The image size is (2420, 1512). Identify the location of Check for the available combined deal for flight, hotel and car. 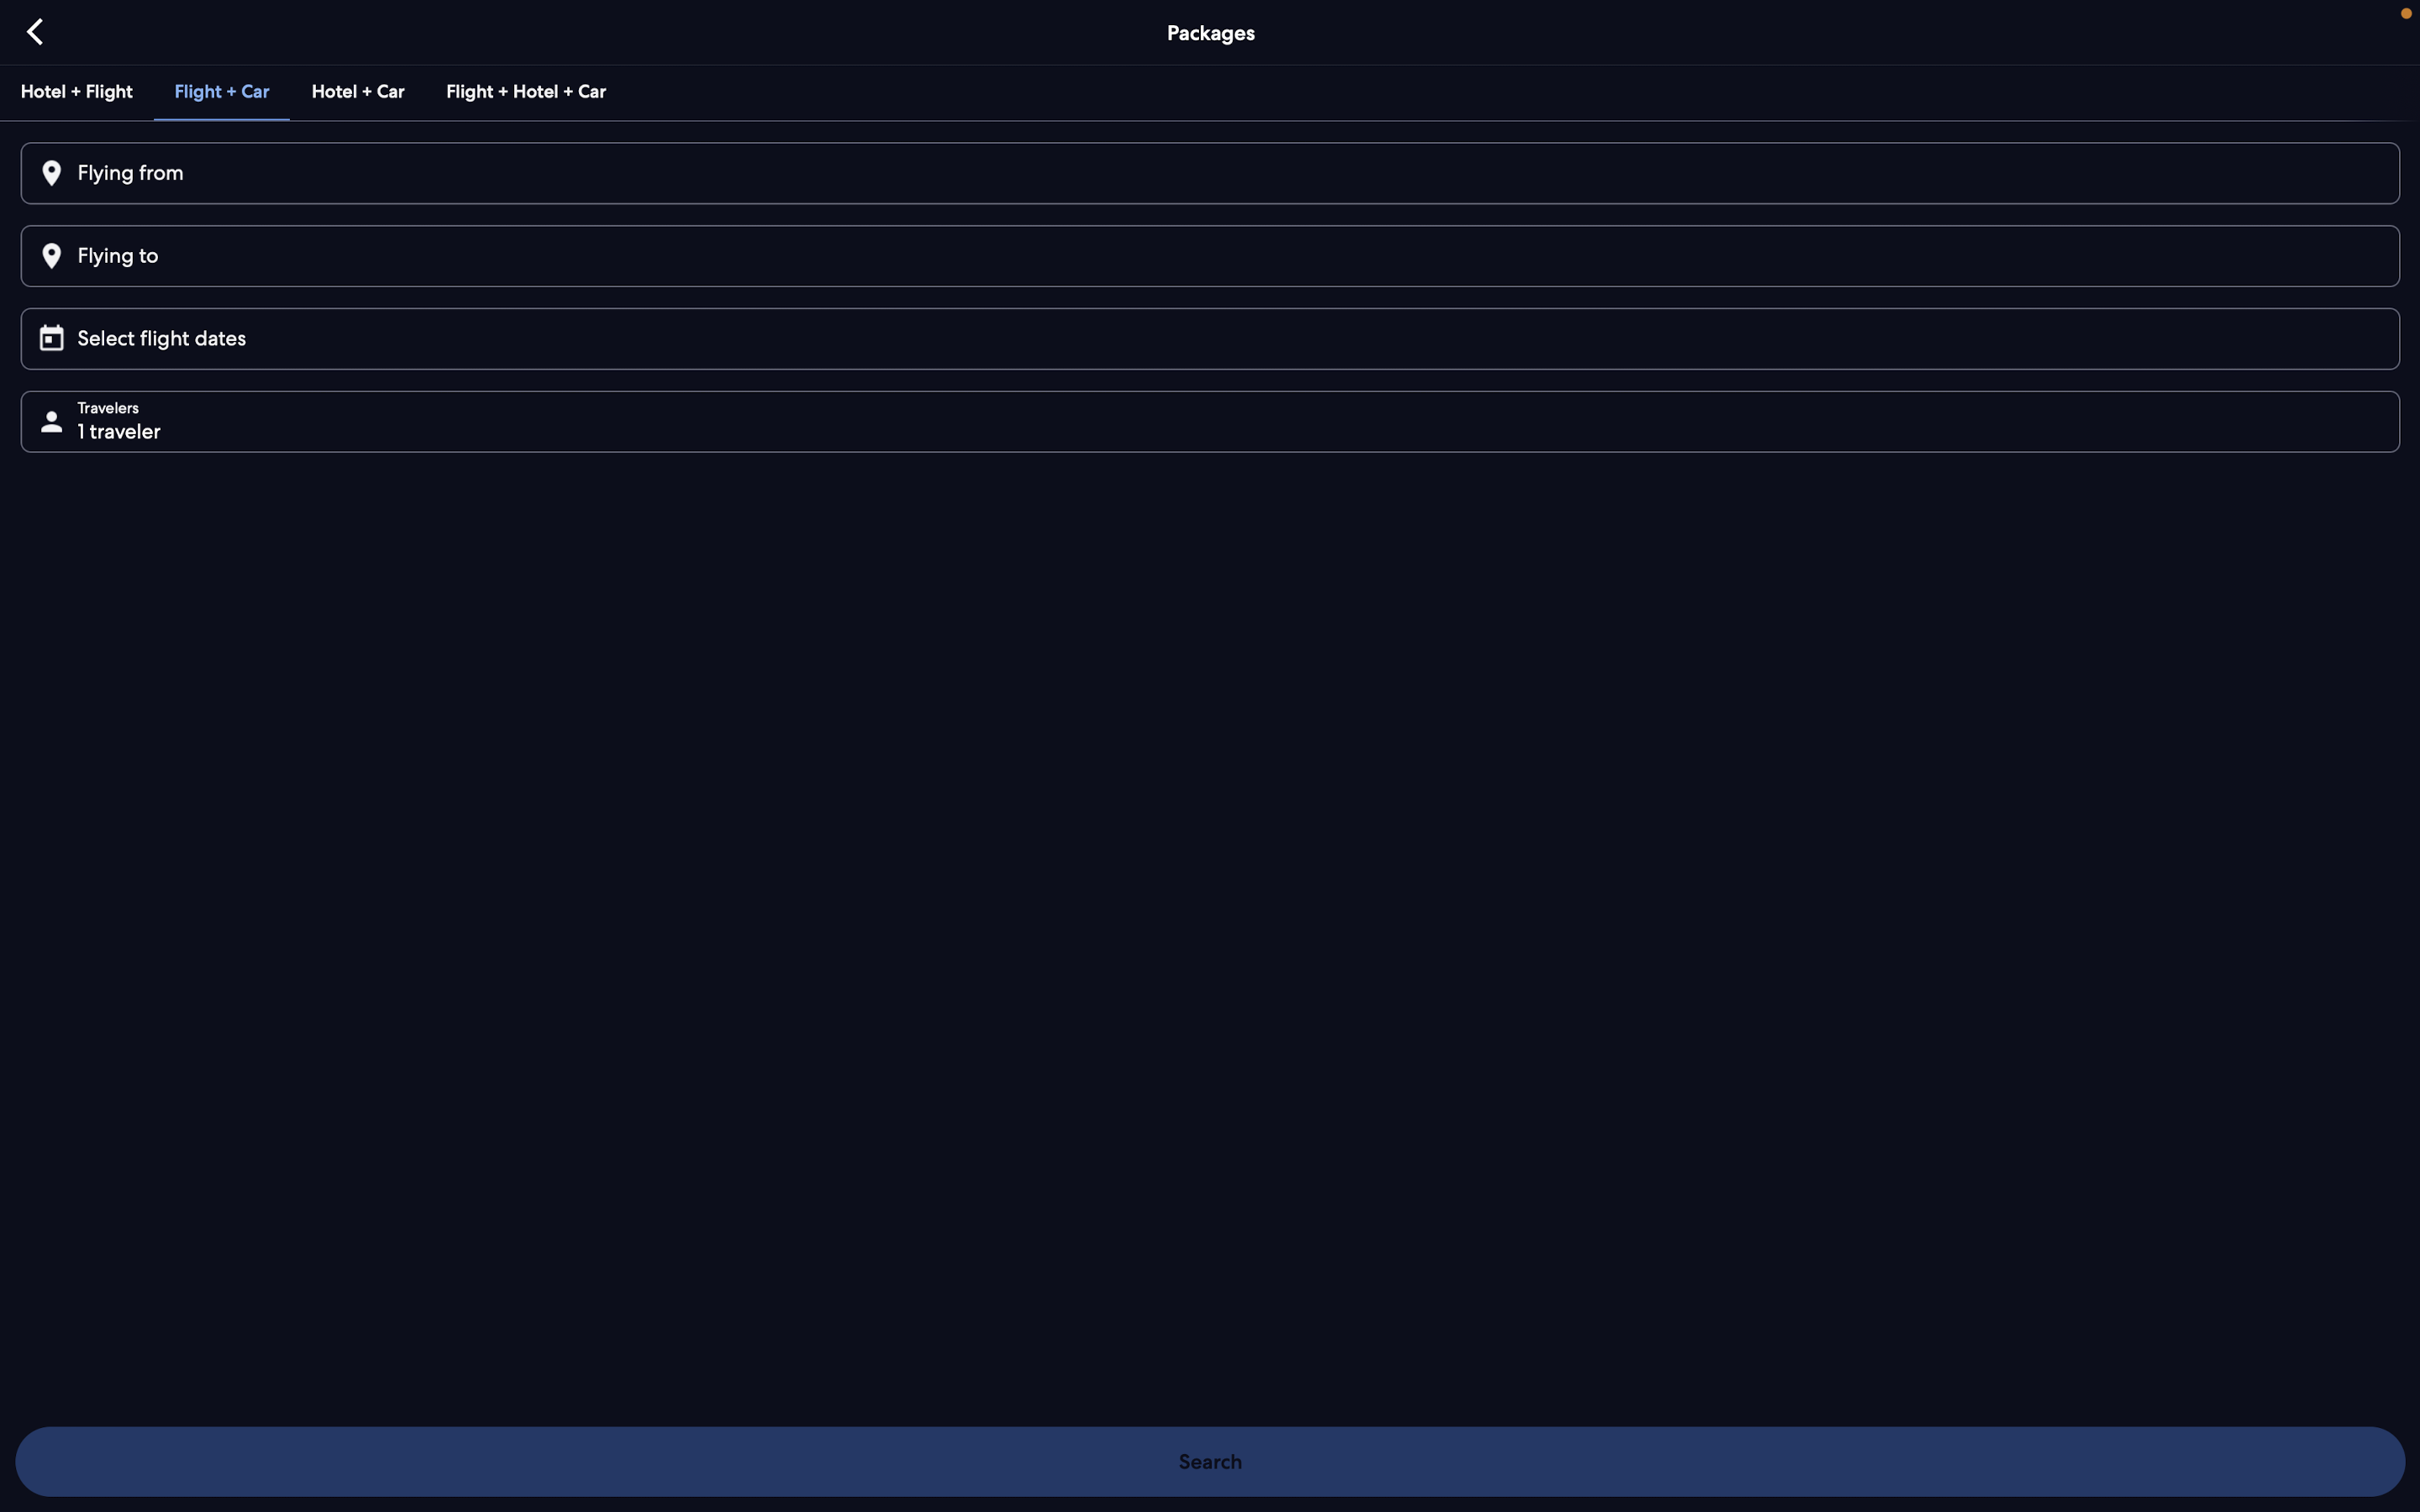
(523, 90).